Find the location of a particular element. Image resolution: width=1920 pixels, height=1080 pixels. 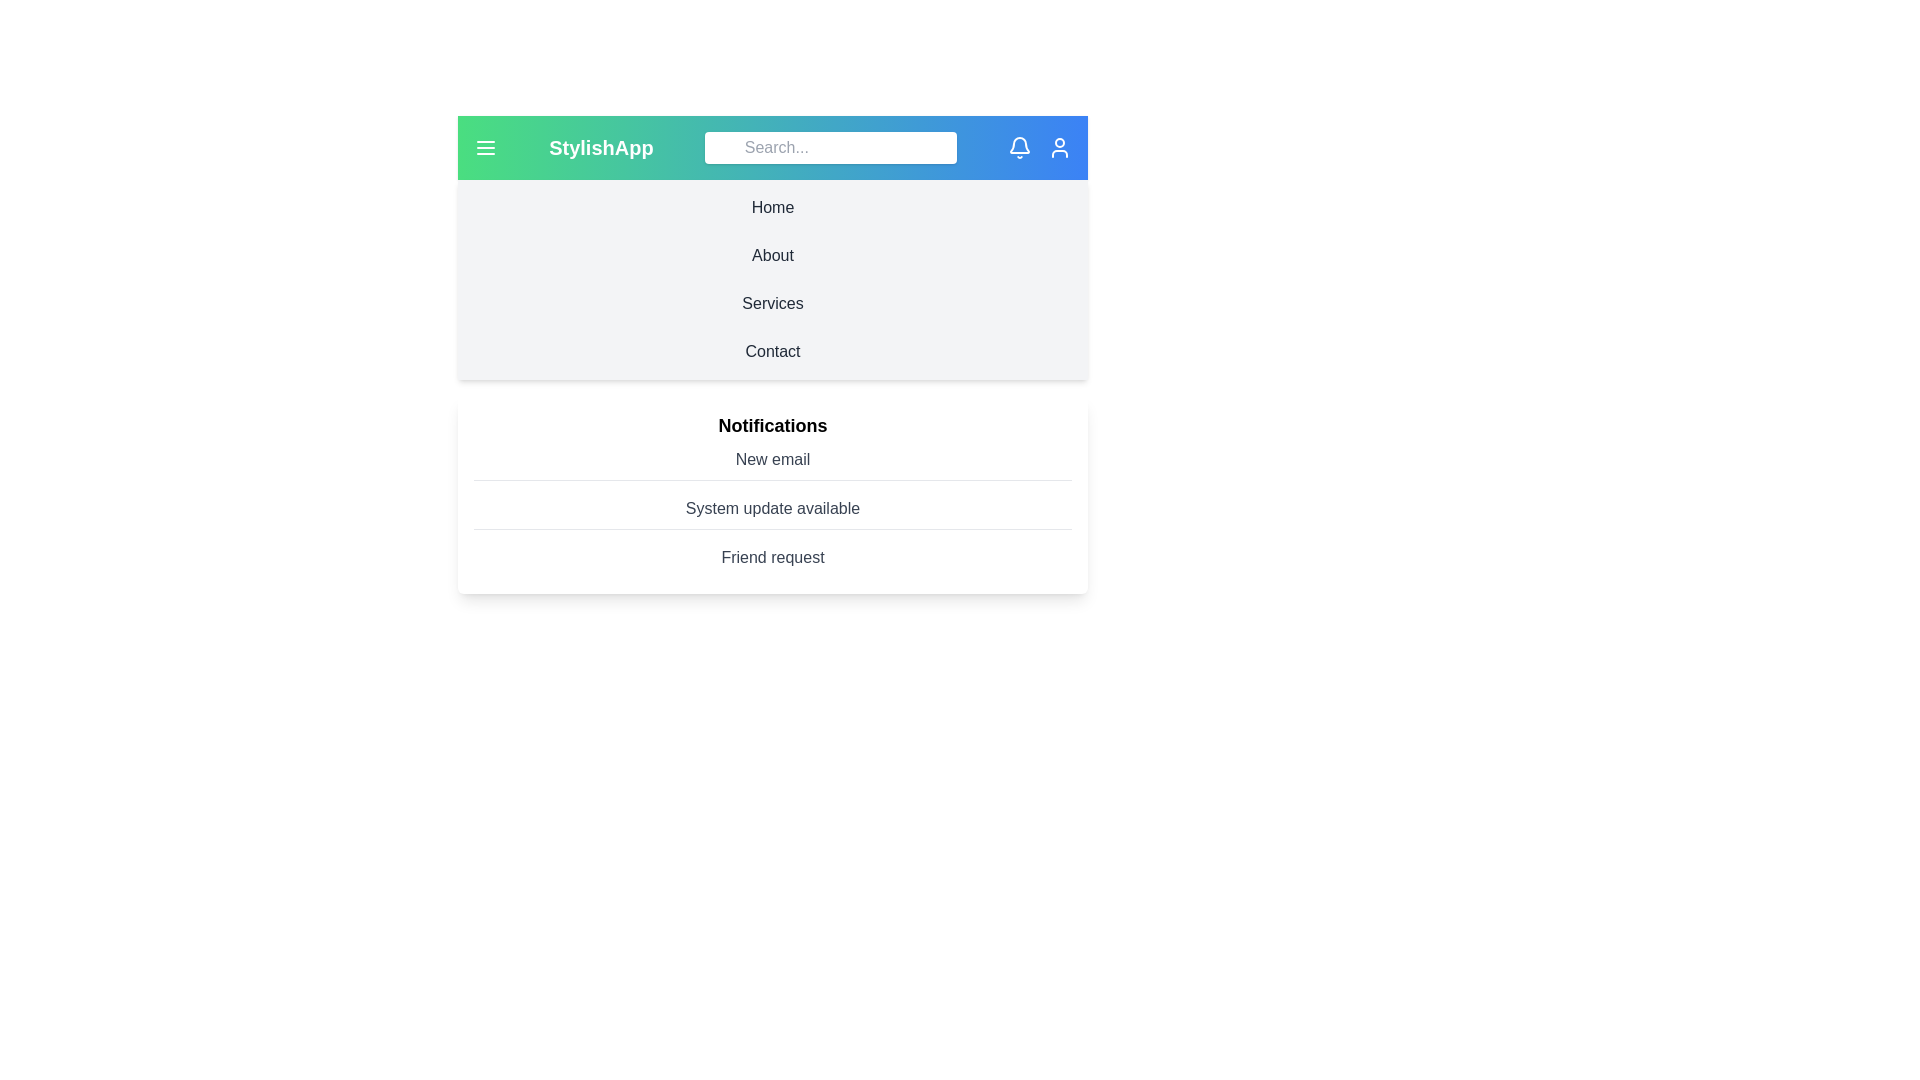

the user icon to access user account options is located at coordinates (1059, 146).